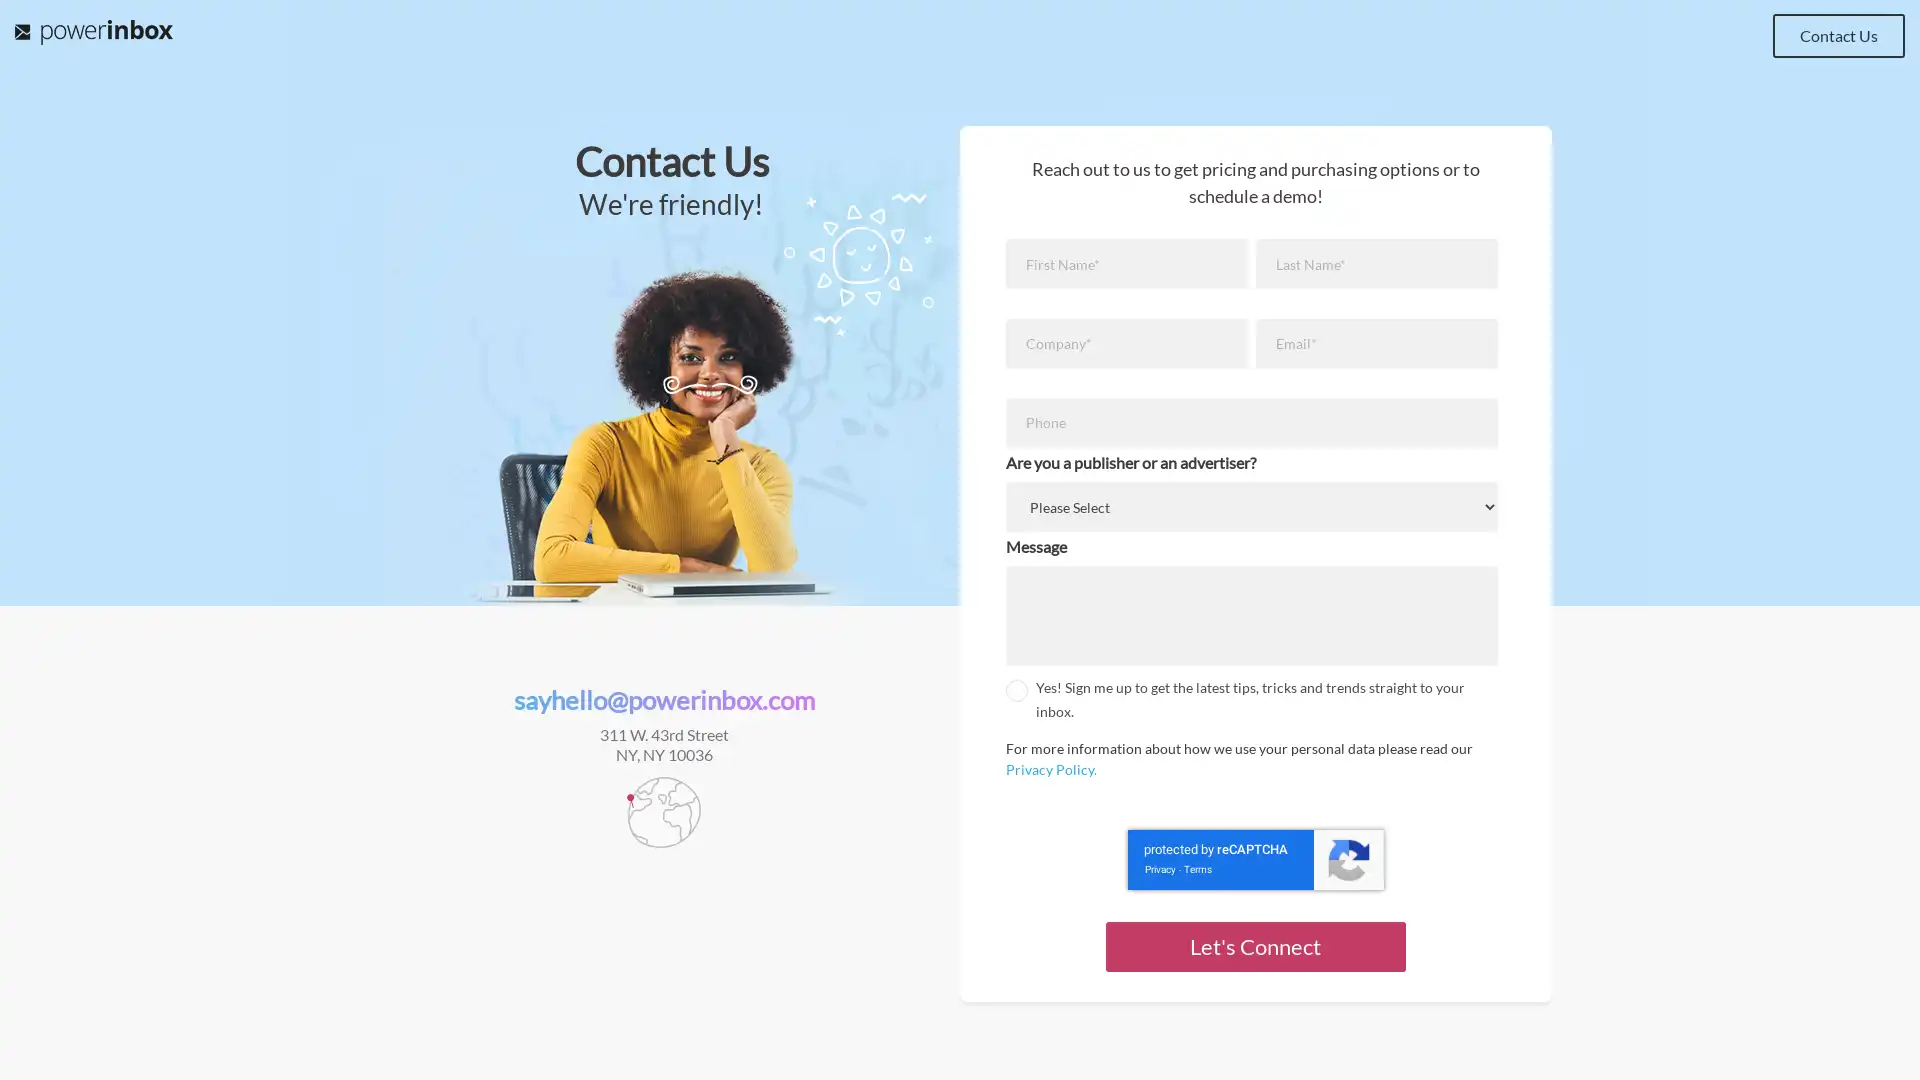 This screenshot has height=1080, width=1920. What do you see at coordinates (1253, 945) in the screenshot?
I see `Let's Connect` at bounding box center [1253, 945].